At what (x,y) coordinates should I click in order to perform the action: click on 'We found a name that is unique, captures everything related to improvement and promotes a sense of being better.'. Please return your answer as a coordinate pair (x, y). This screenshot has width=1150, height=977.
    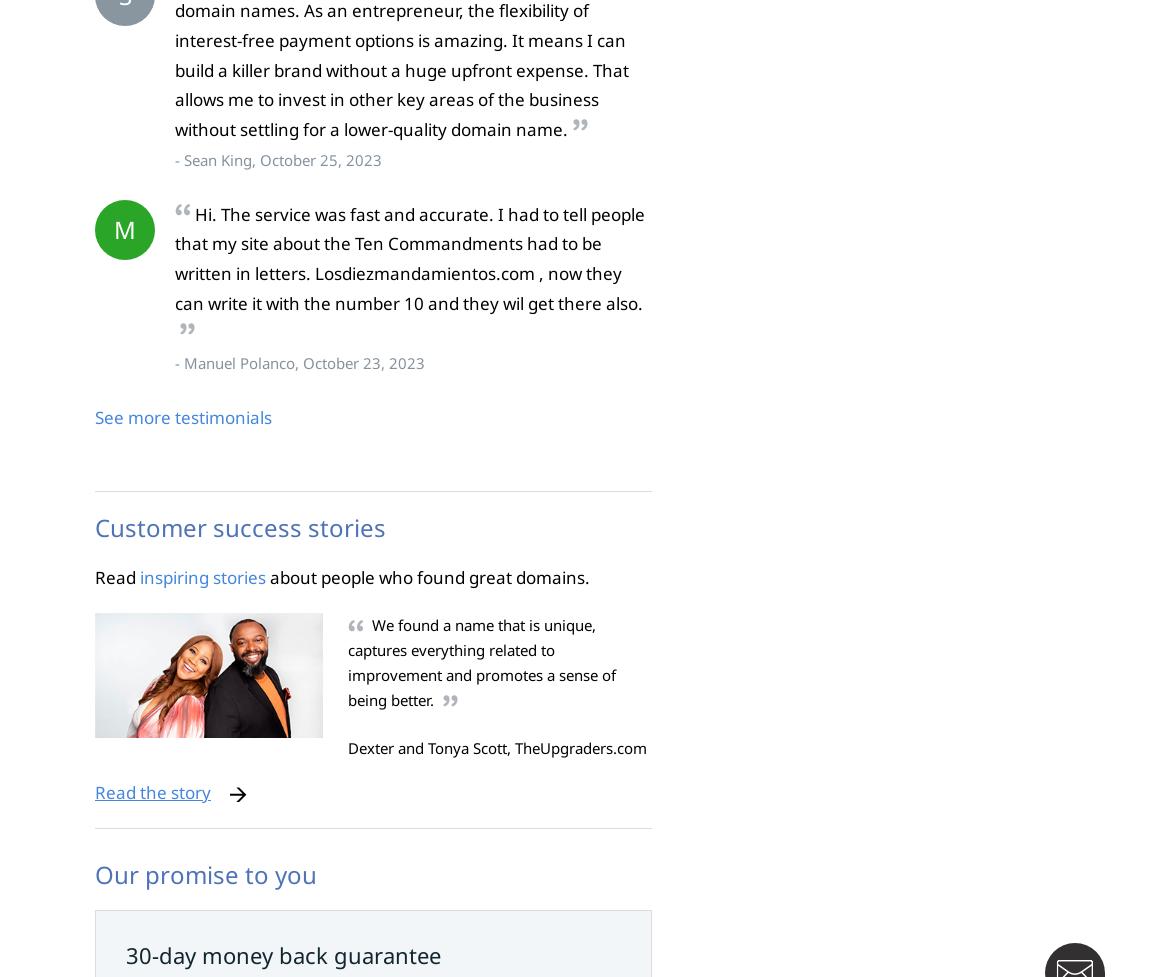
    Looking at the image, I should click on (481, 662).